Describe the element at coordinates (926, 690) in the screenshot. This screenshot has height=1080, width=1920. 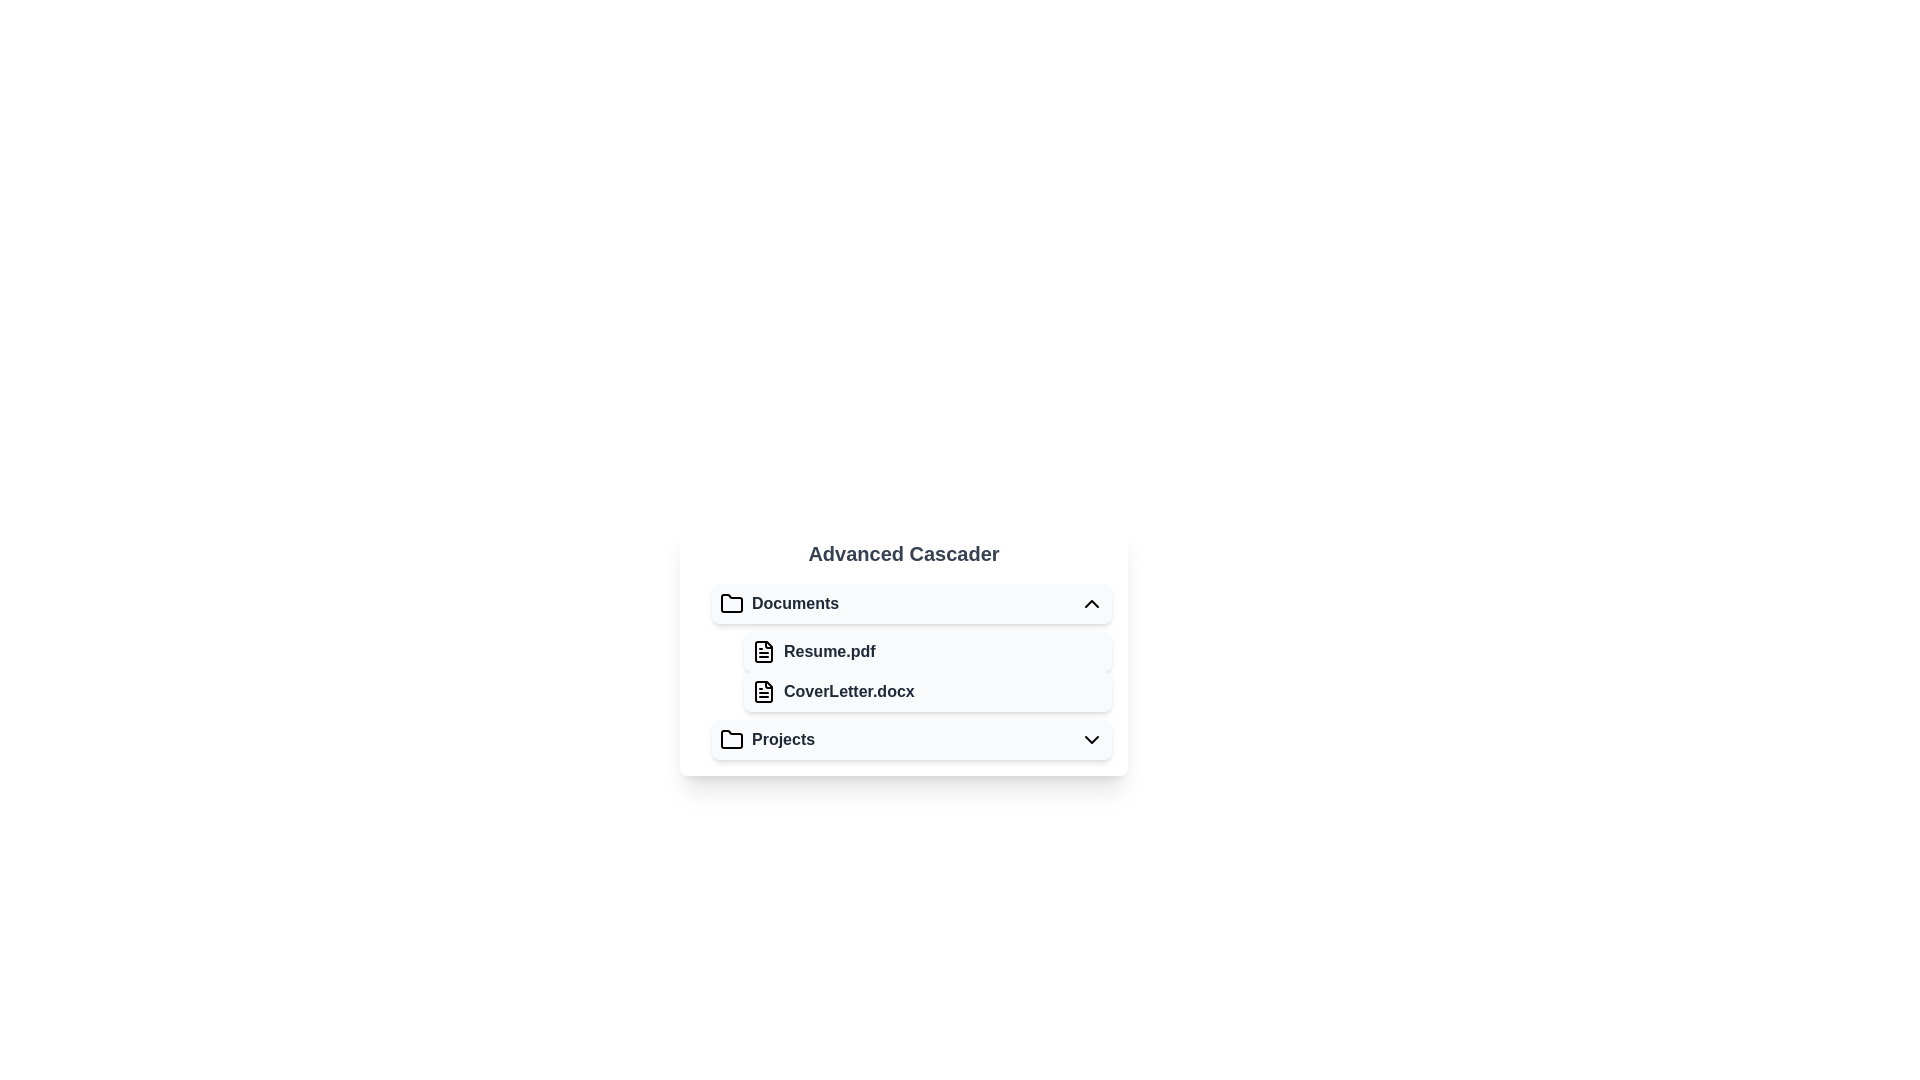
I see `the List item representing the document 'CoverLetter.docx'` at that location.